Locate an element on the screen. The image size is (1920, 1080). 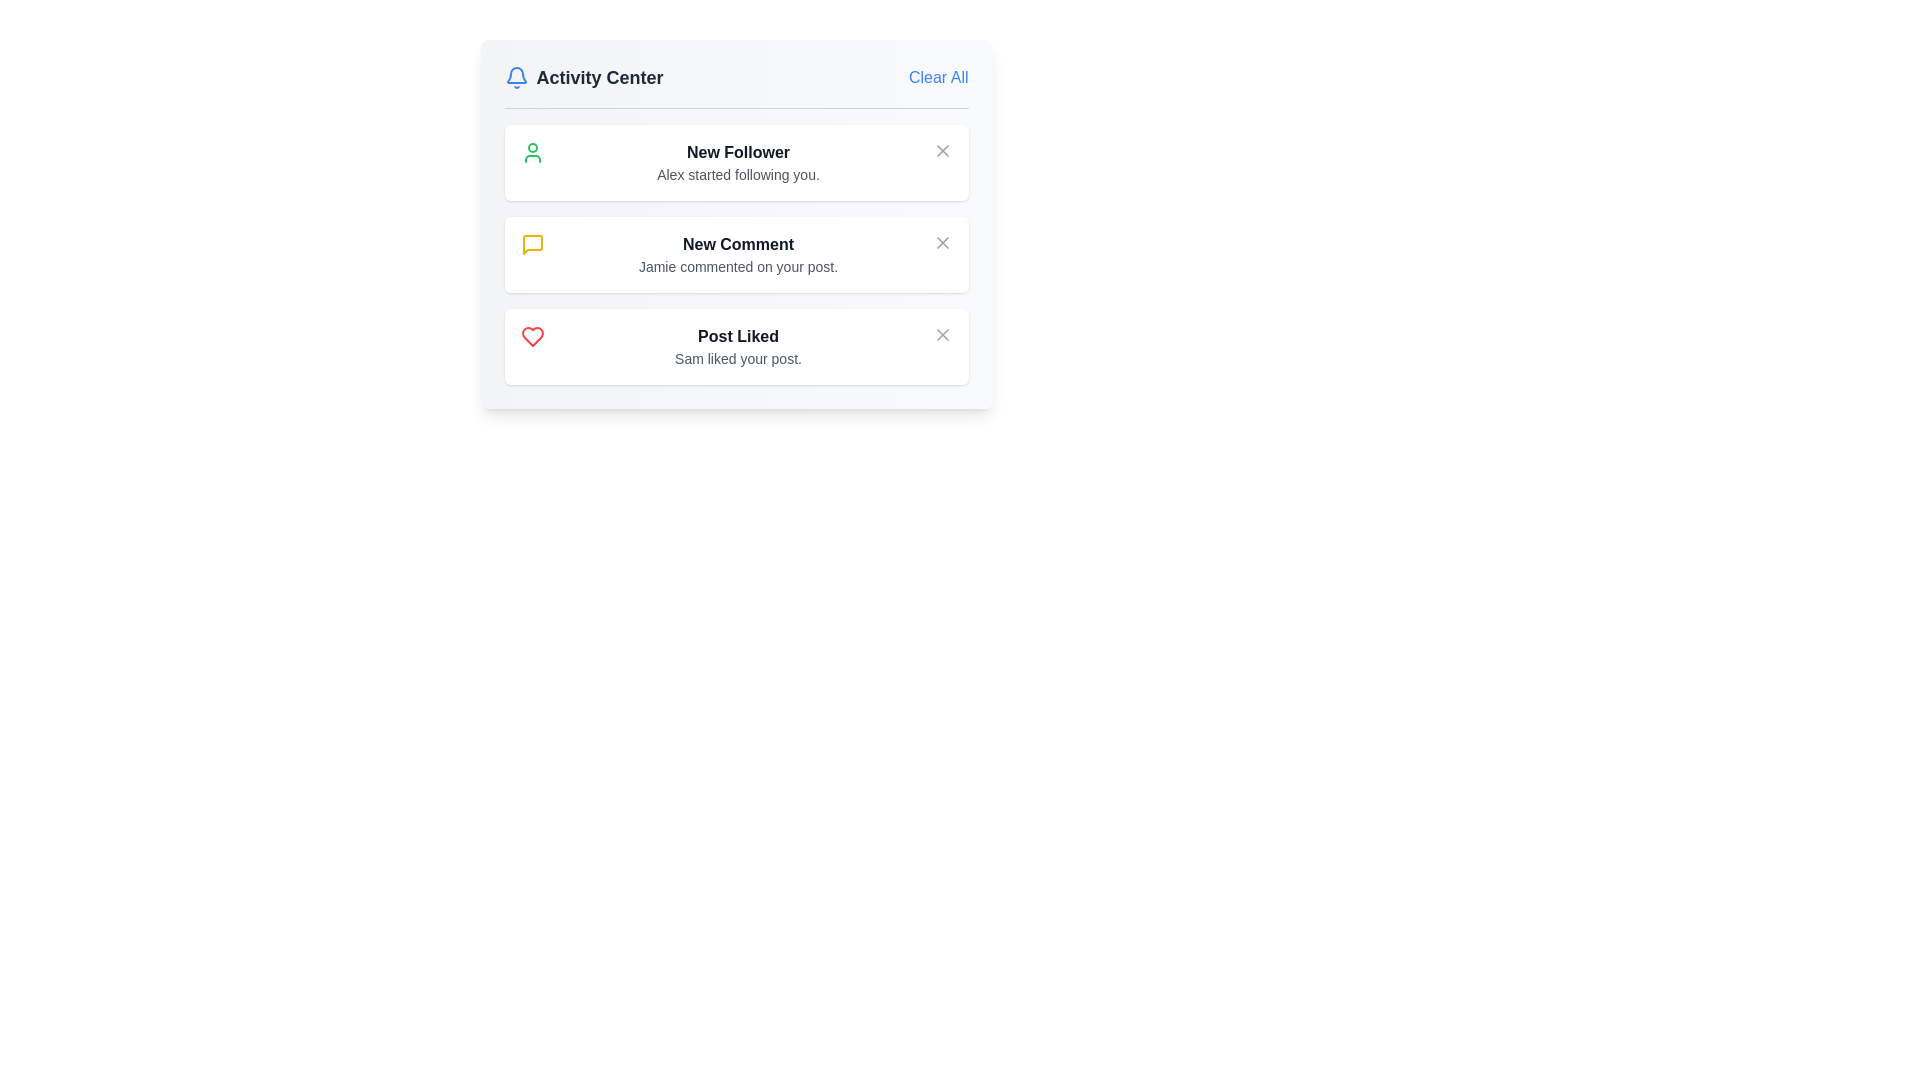
the heart-shaped Decorative icon outlined with a red stroke, located at the top-left corner of the 'Post Liked' notification card is located at coordinates (532, 335).